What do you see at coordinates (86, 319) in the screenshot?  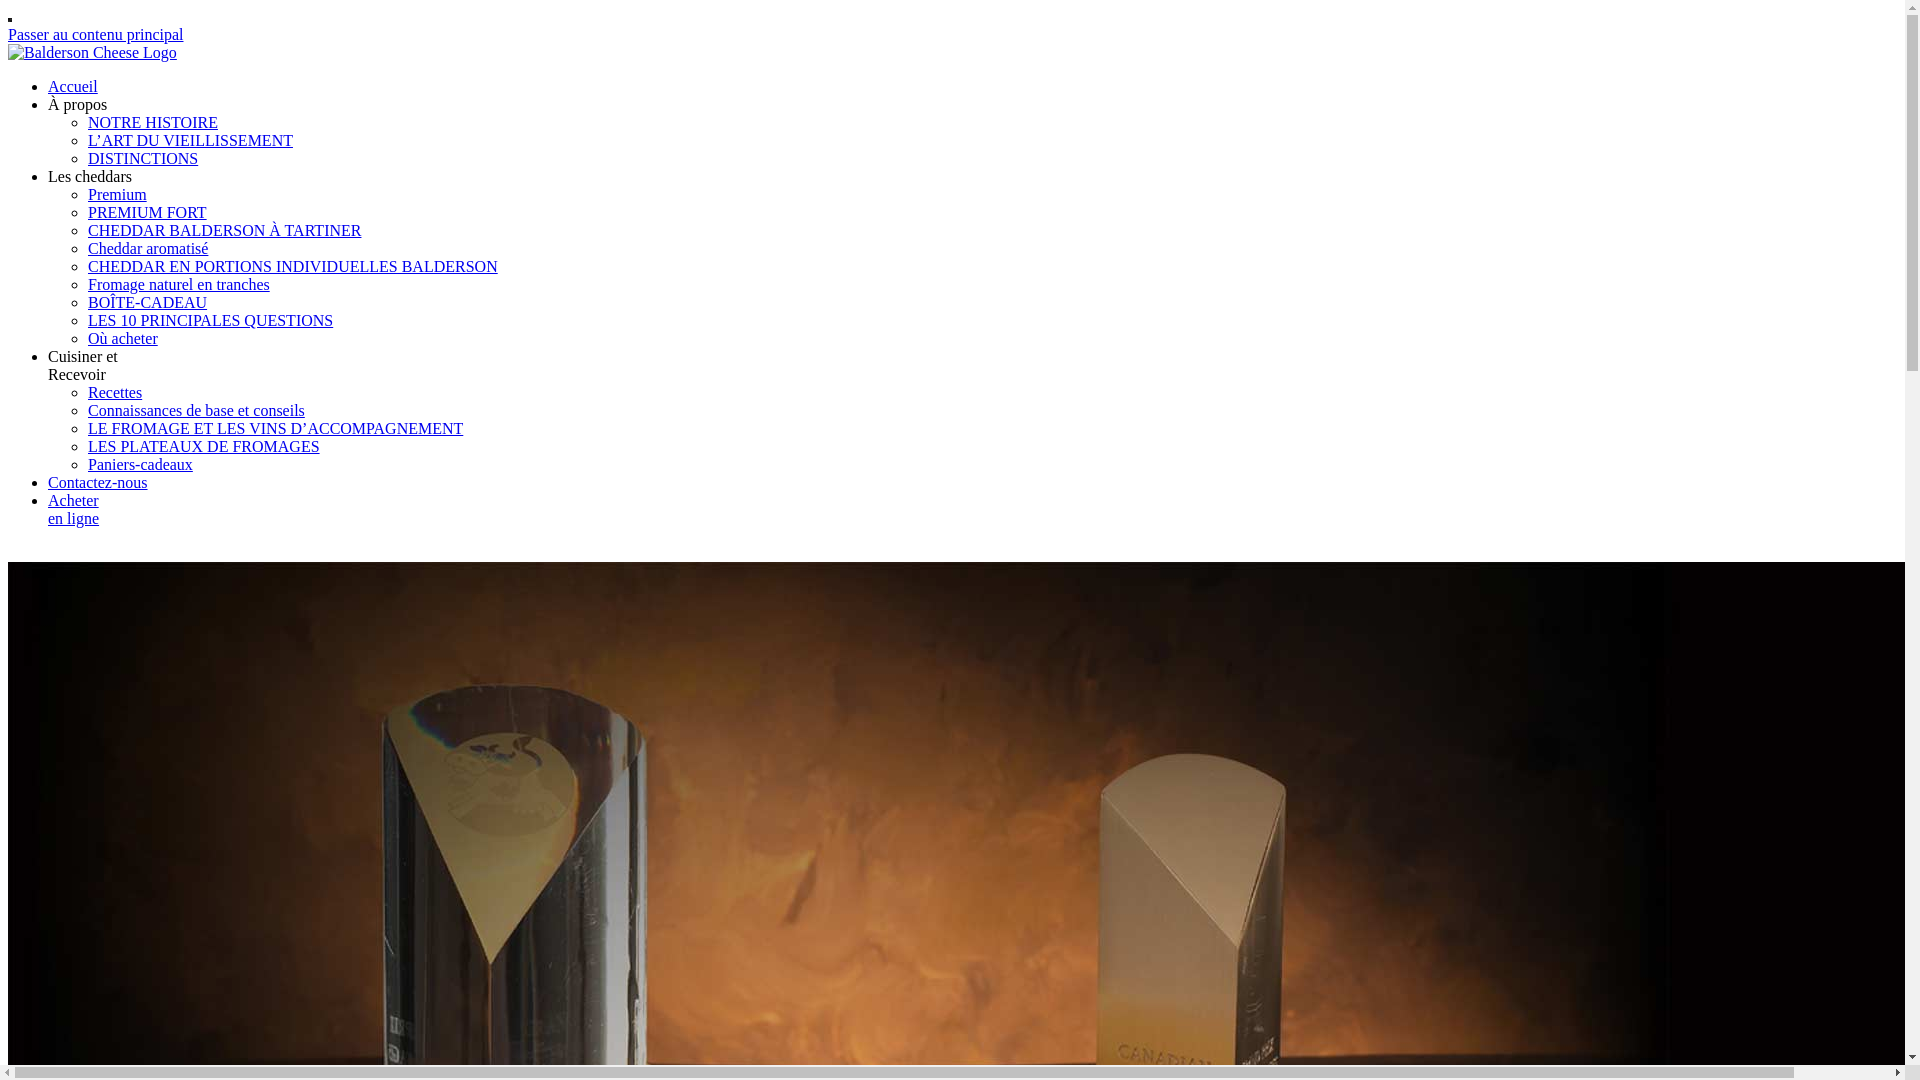 I see `'LES 10 PRINCIPALES QUESTIONS'` at bounding box center [86, 319].